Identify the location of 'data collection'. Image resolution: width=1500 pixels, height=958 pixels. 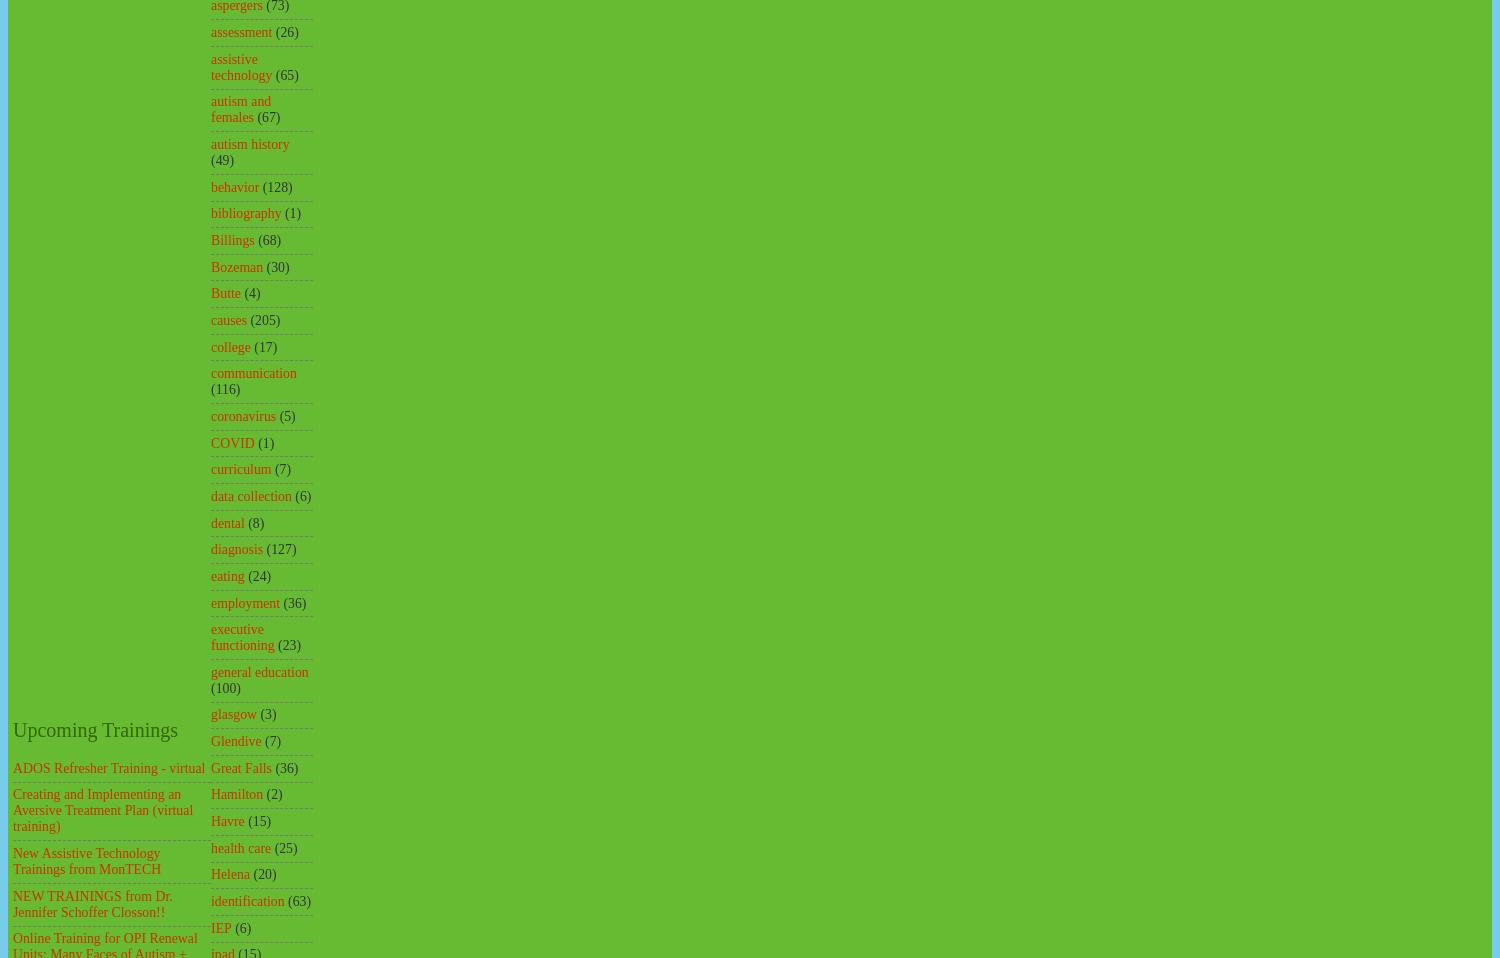
(250, 494).